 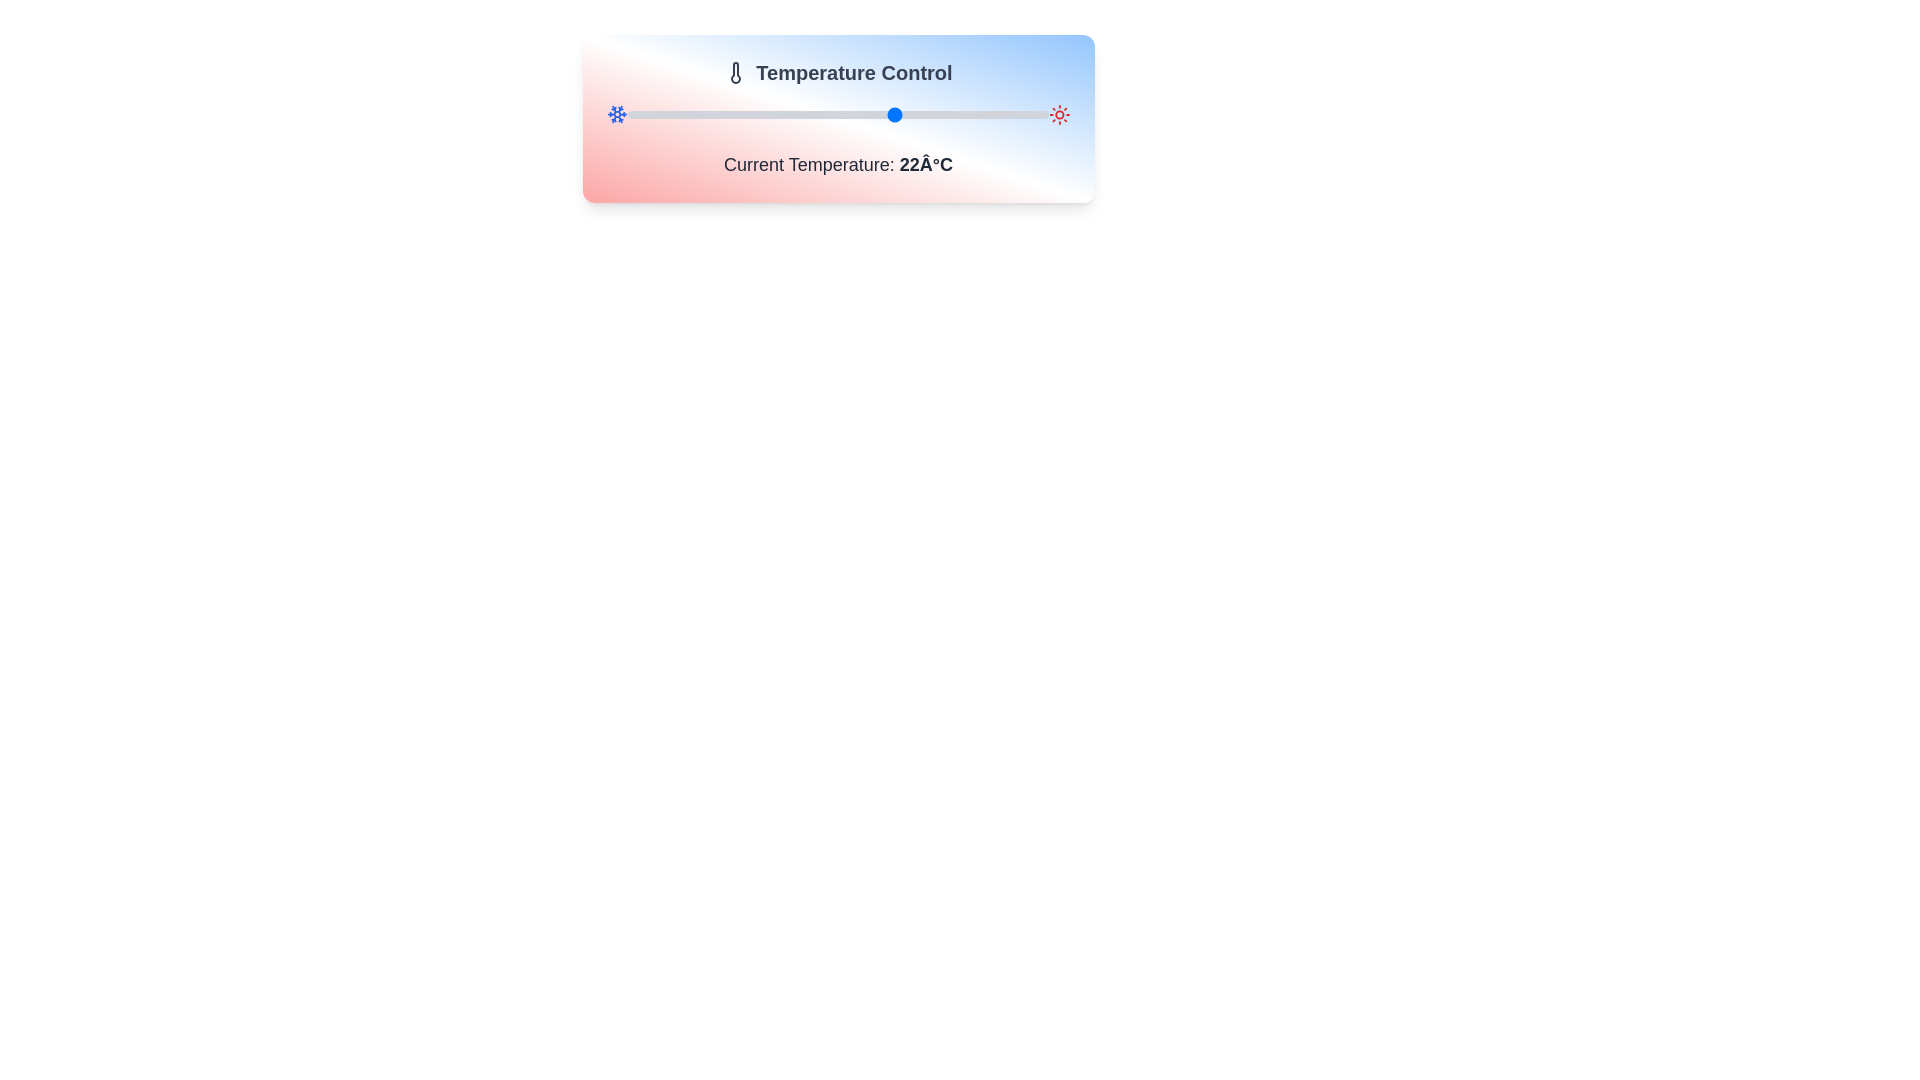 What do you see at coordinates (813, 115) in the screenshot?
I see `the temperature` at bounding box center [813, 115].